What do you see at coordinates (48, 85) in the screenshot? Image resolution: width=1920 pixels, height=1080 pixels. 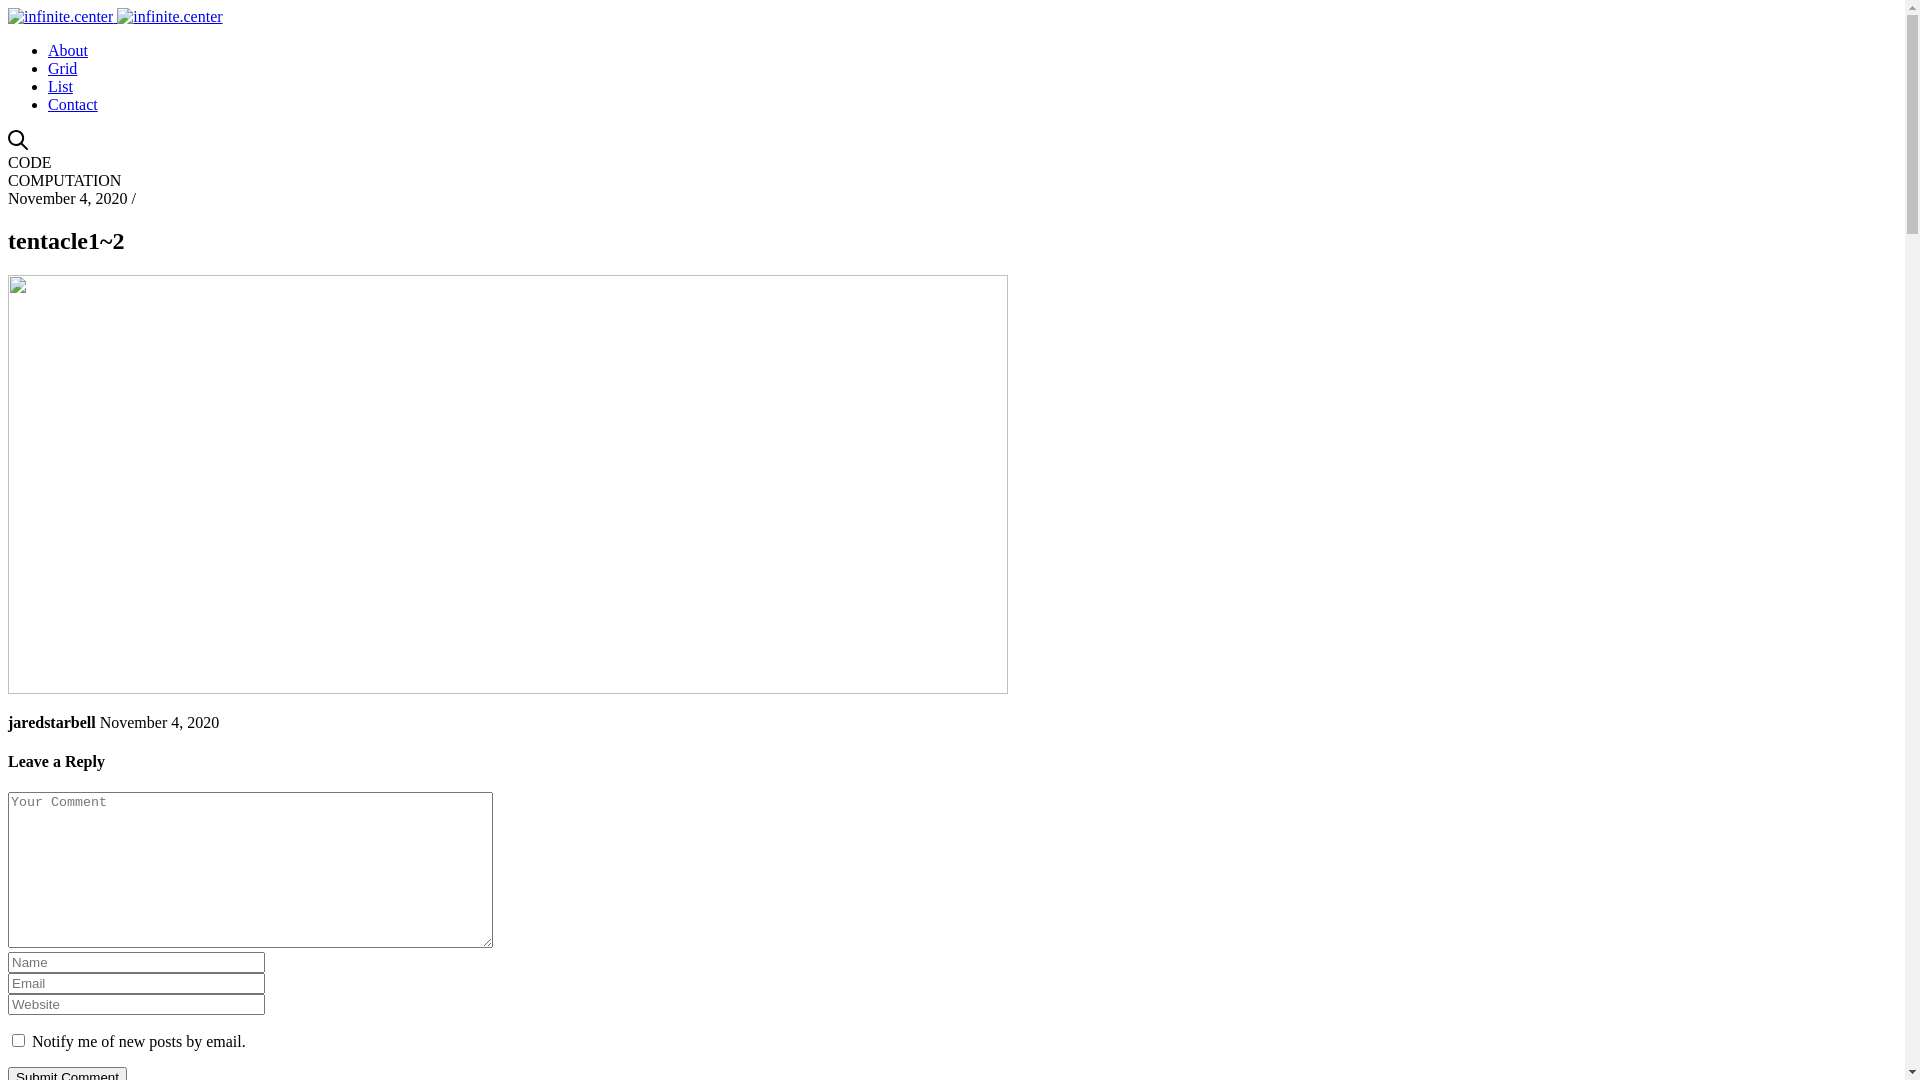 I see `'List'` at bounding box center [48, 85].